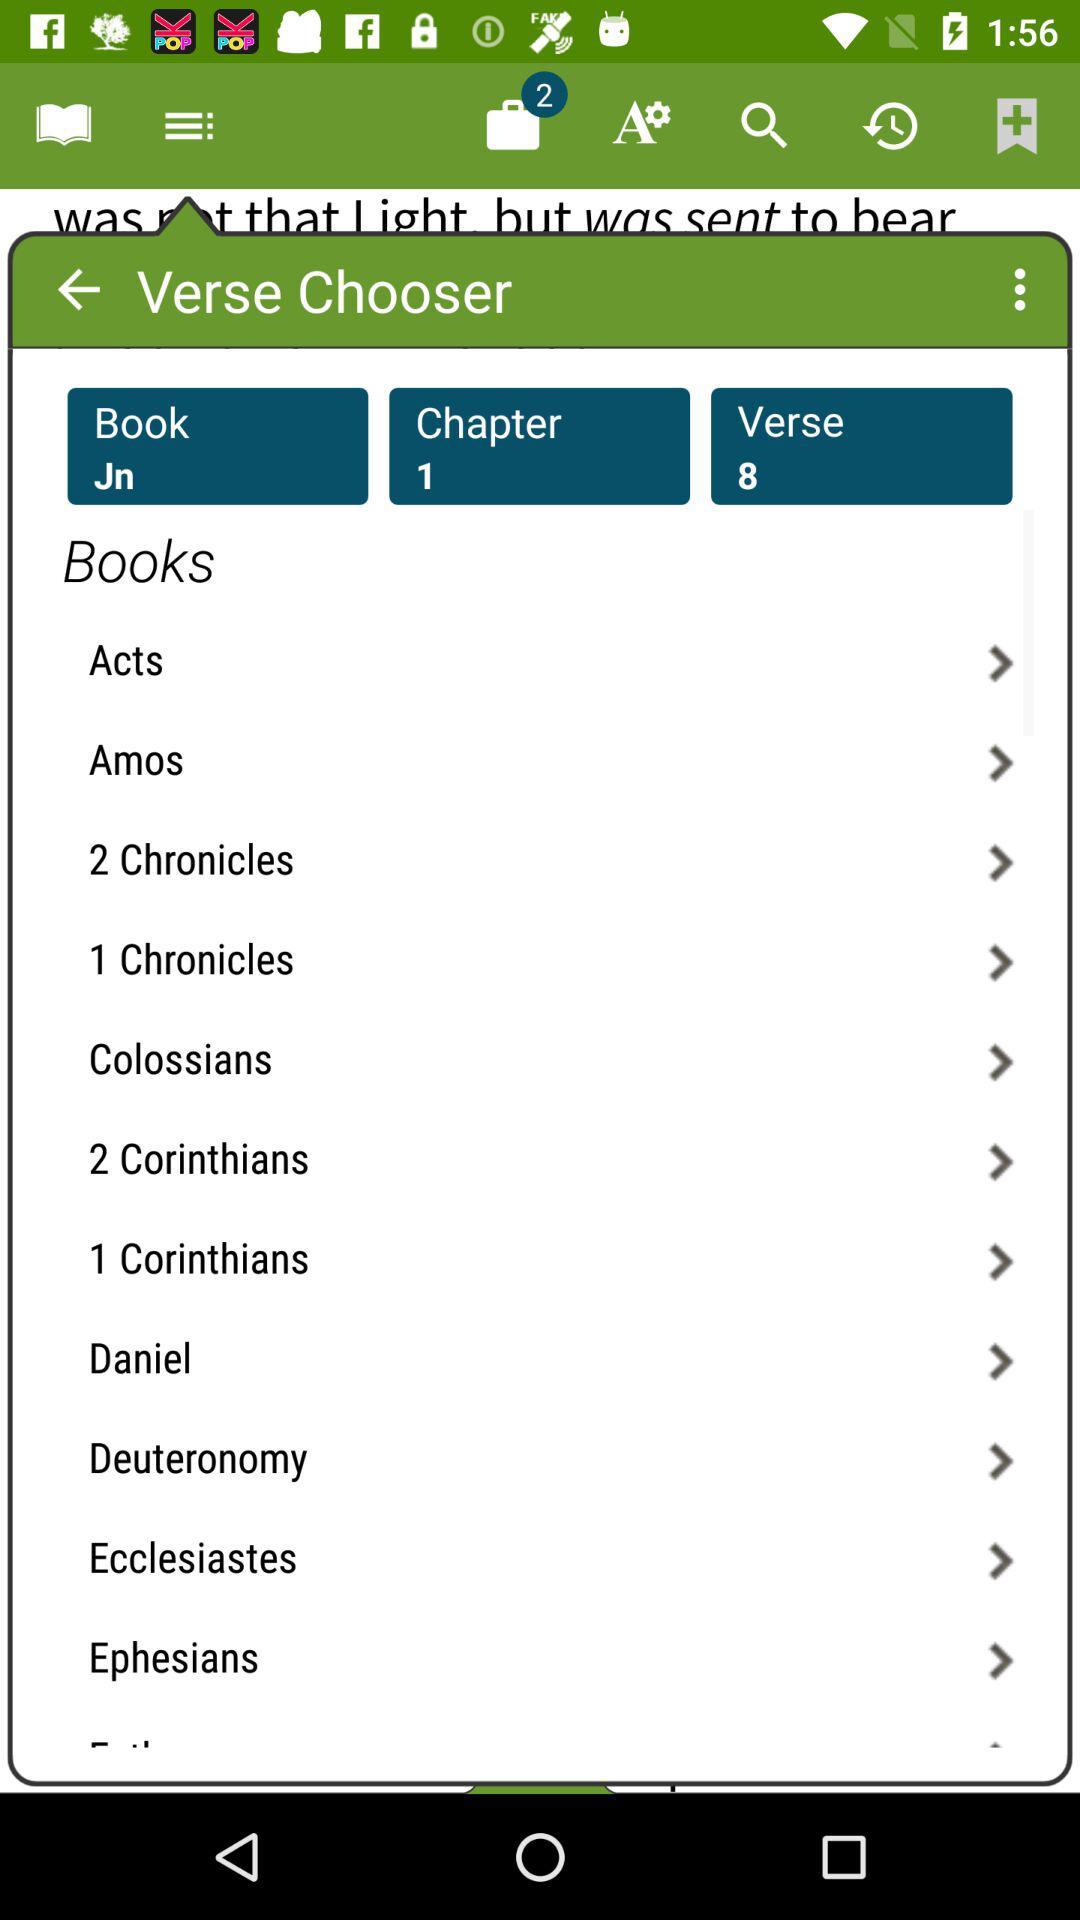  Describe the element at coordinates (1019, 288) in the screenshot. I see `the more icon` at that location.